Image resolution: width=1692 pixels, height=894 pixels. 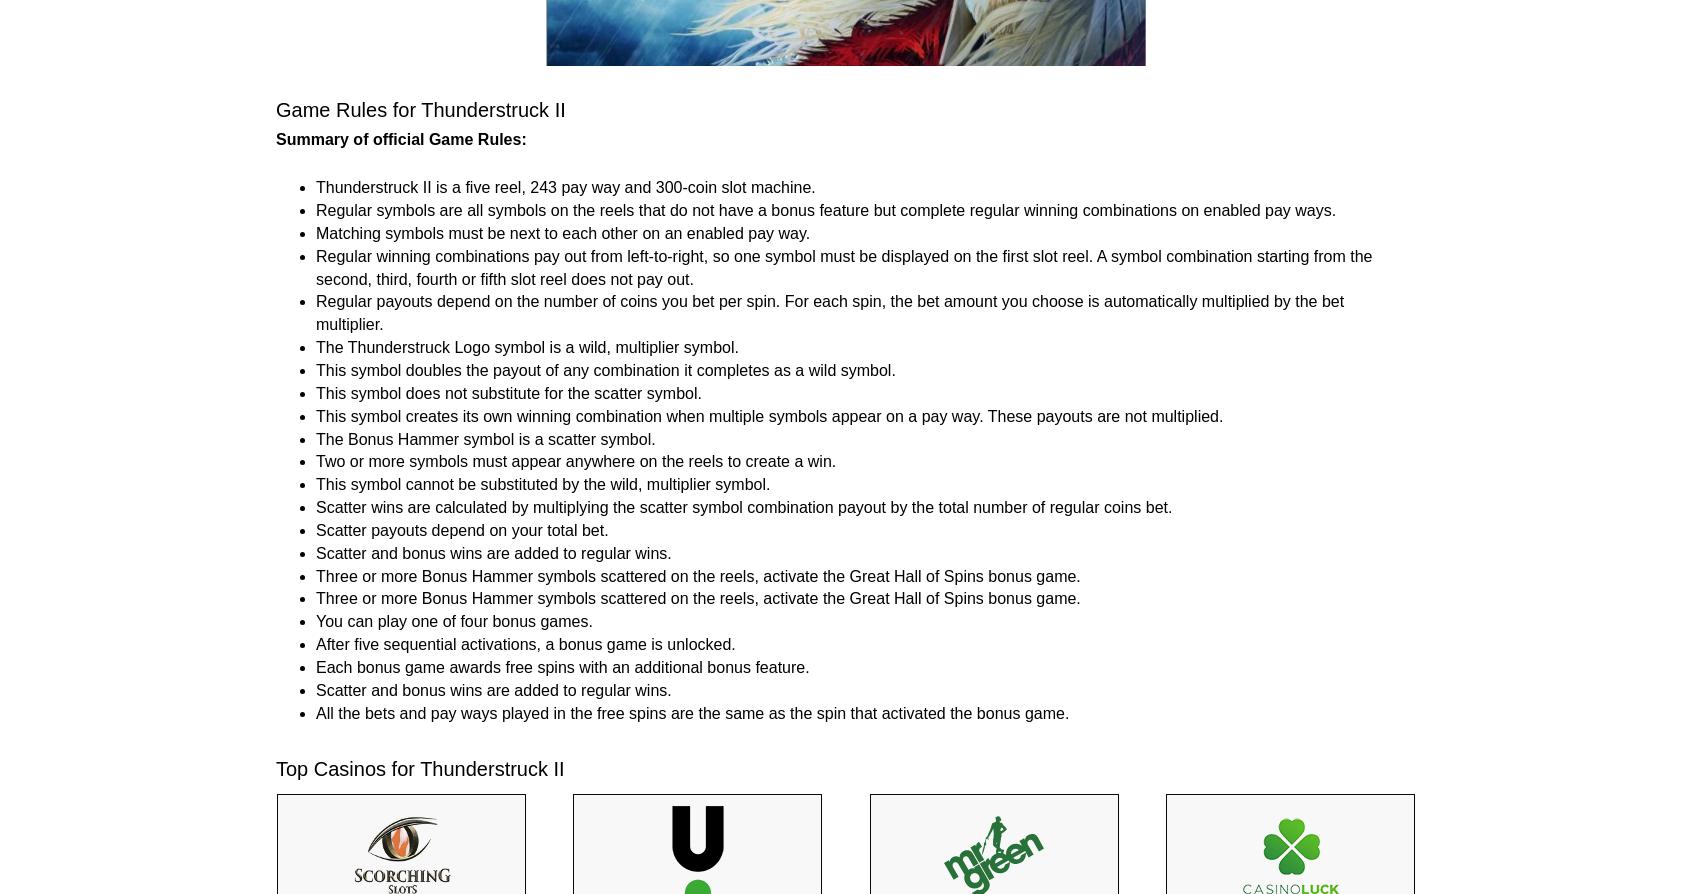 What do you see at coordinates (525, 644) in the screenshot?
I see `'After five sequential activations, a bonus game is unlocked.'` at bounding box center [525, 644].